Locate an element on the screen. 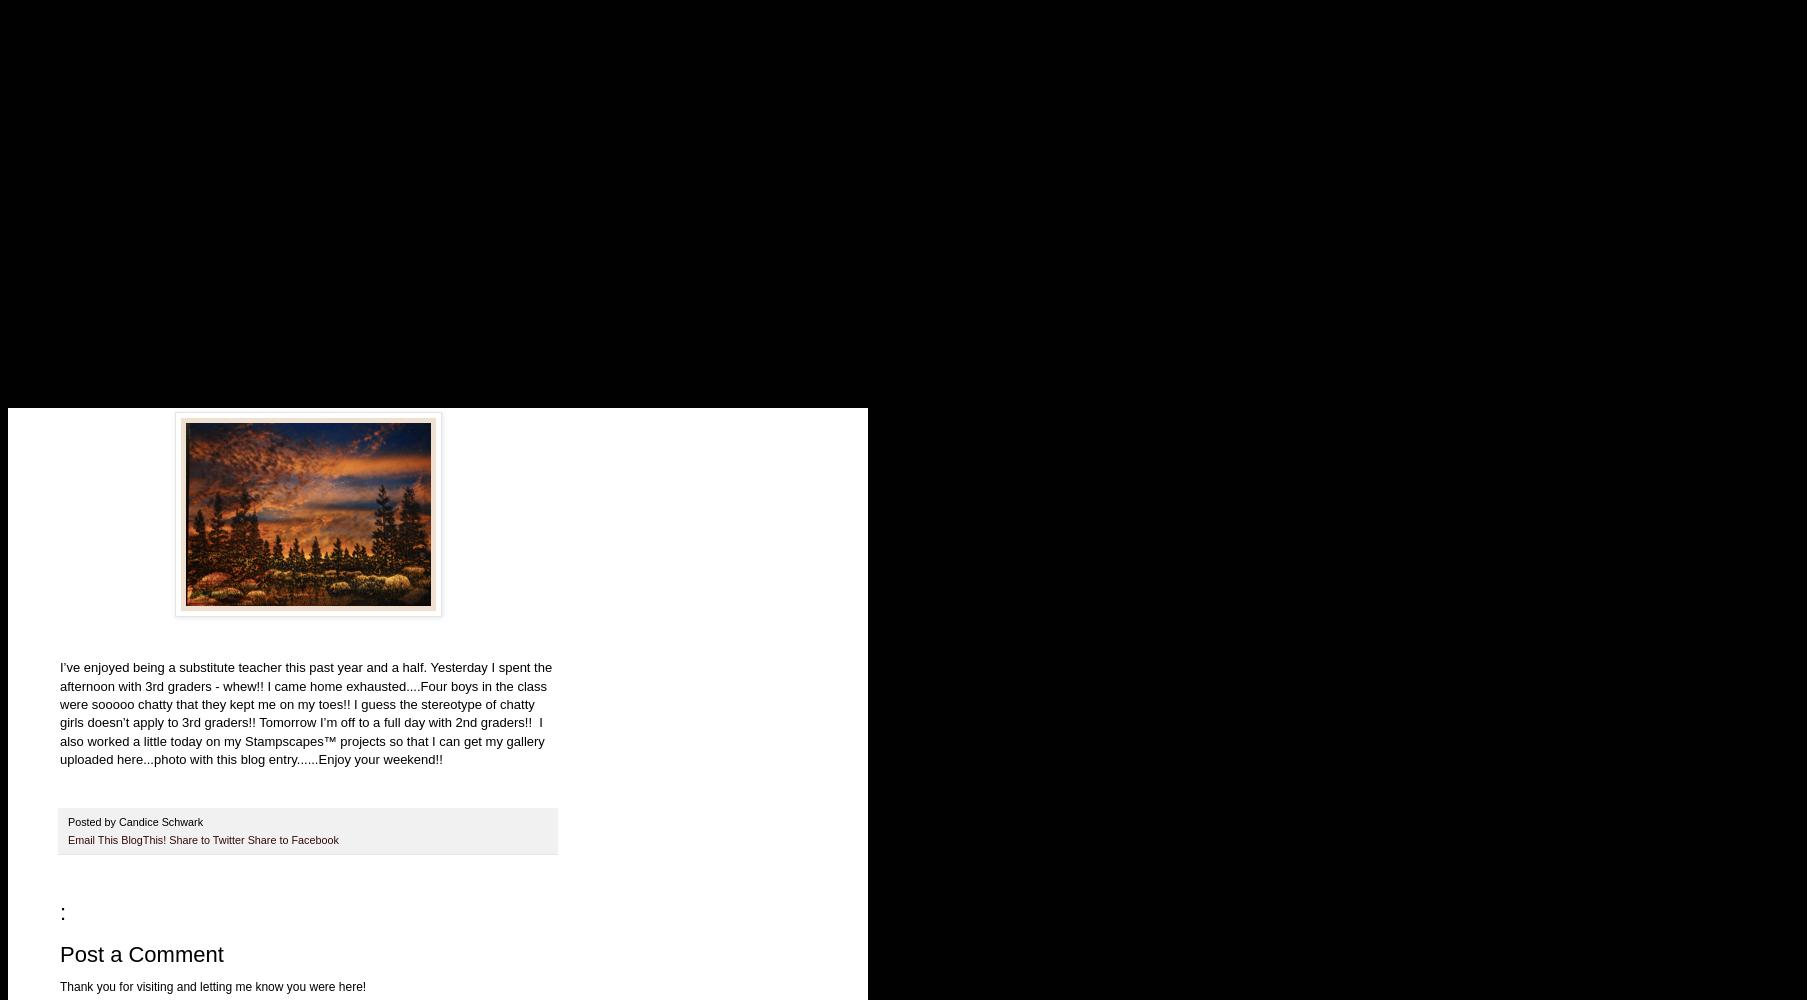 Image resolution: width=1807 pixels, height=1000 pixels. 'Share to Twitter' is located at coordinates (168, 838).